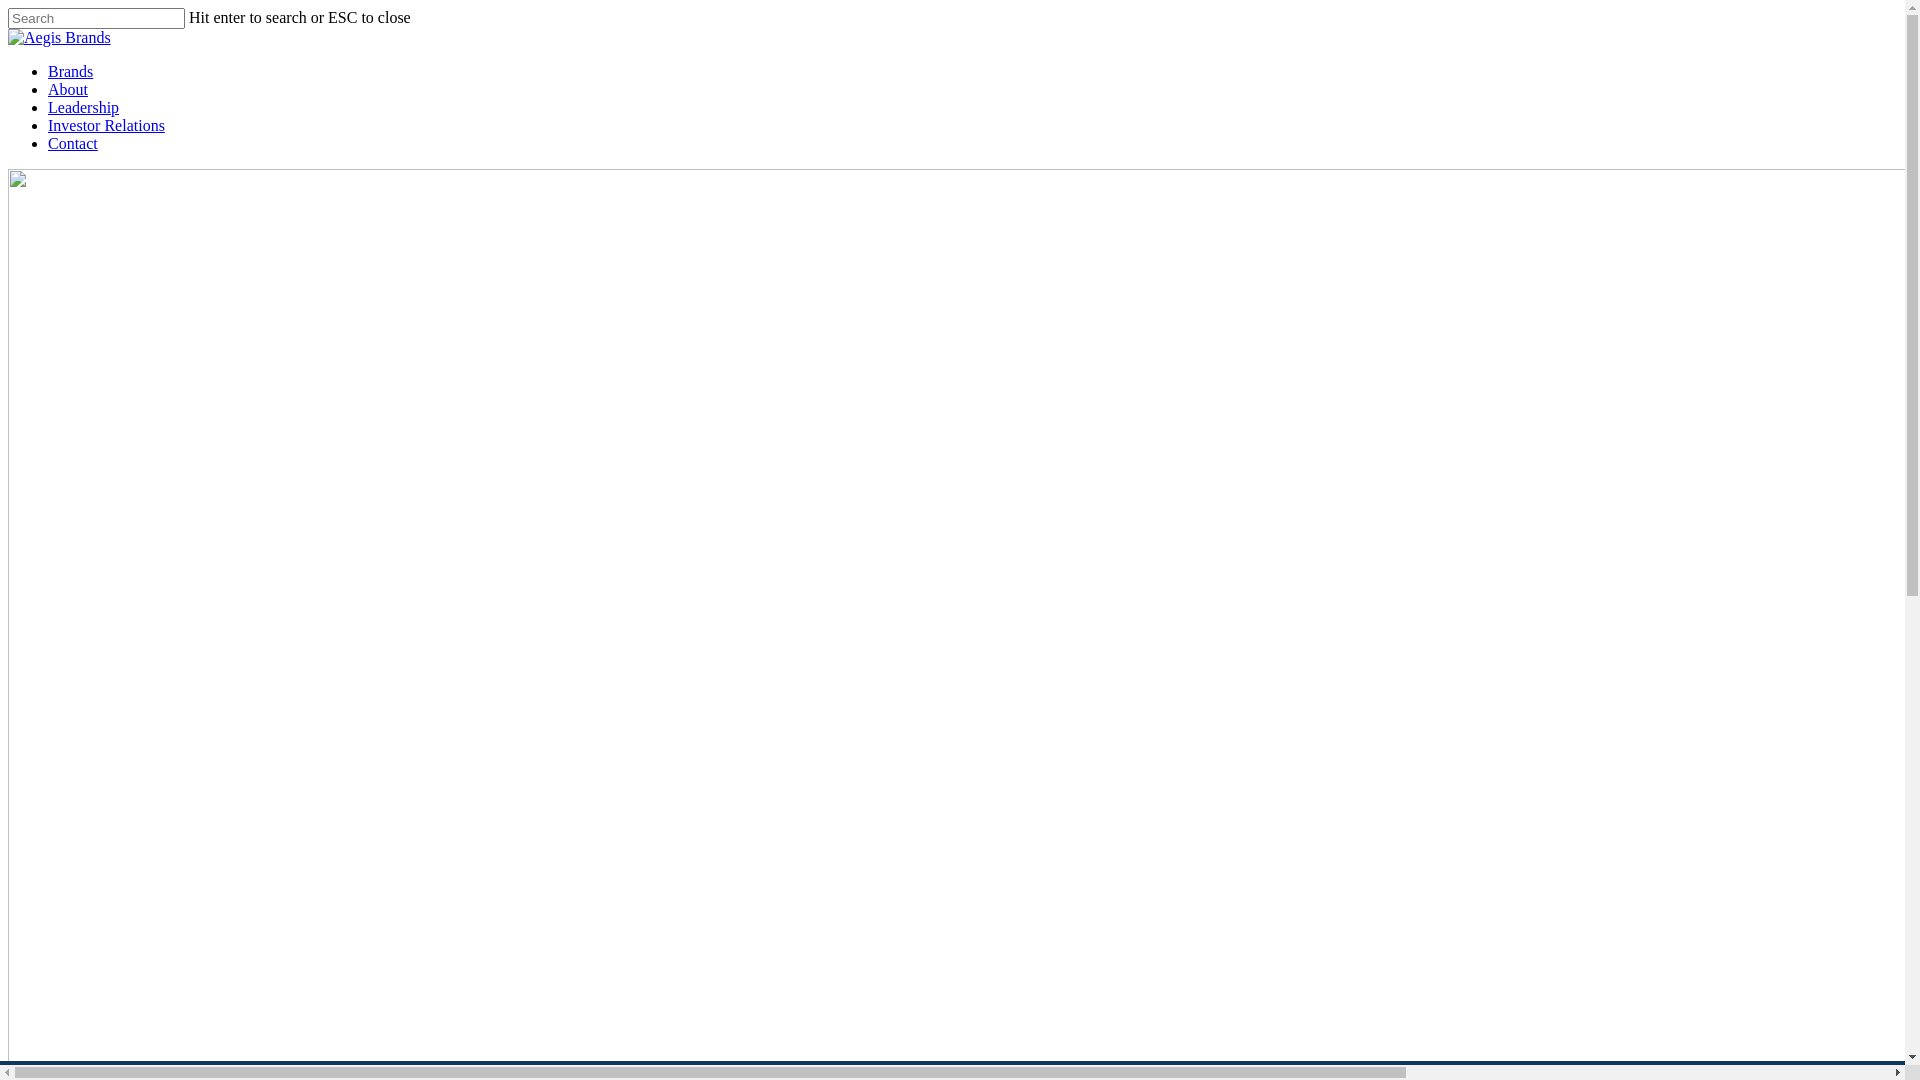 The width and height of the screenshot is (1920, 1080). Describe the element at coordinates (67, 88) in the screenshot. I see `'About'` at that location.